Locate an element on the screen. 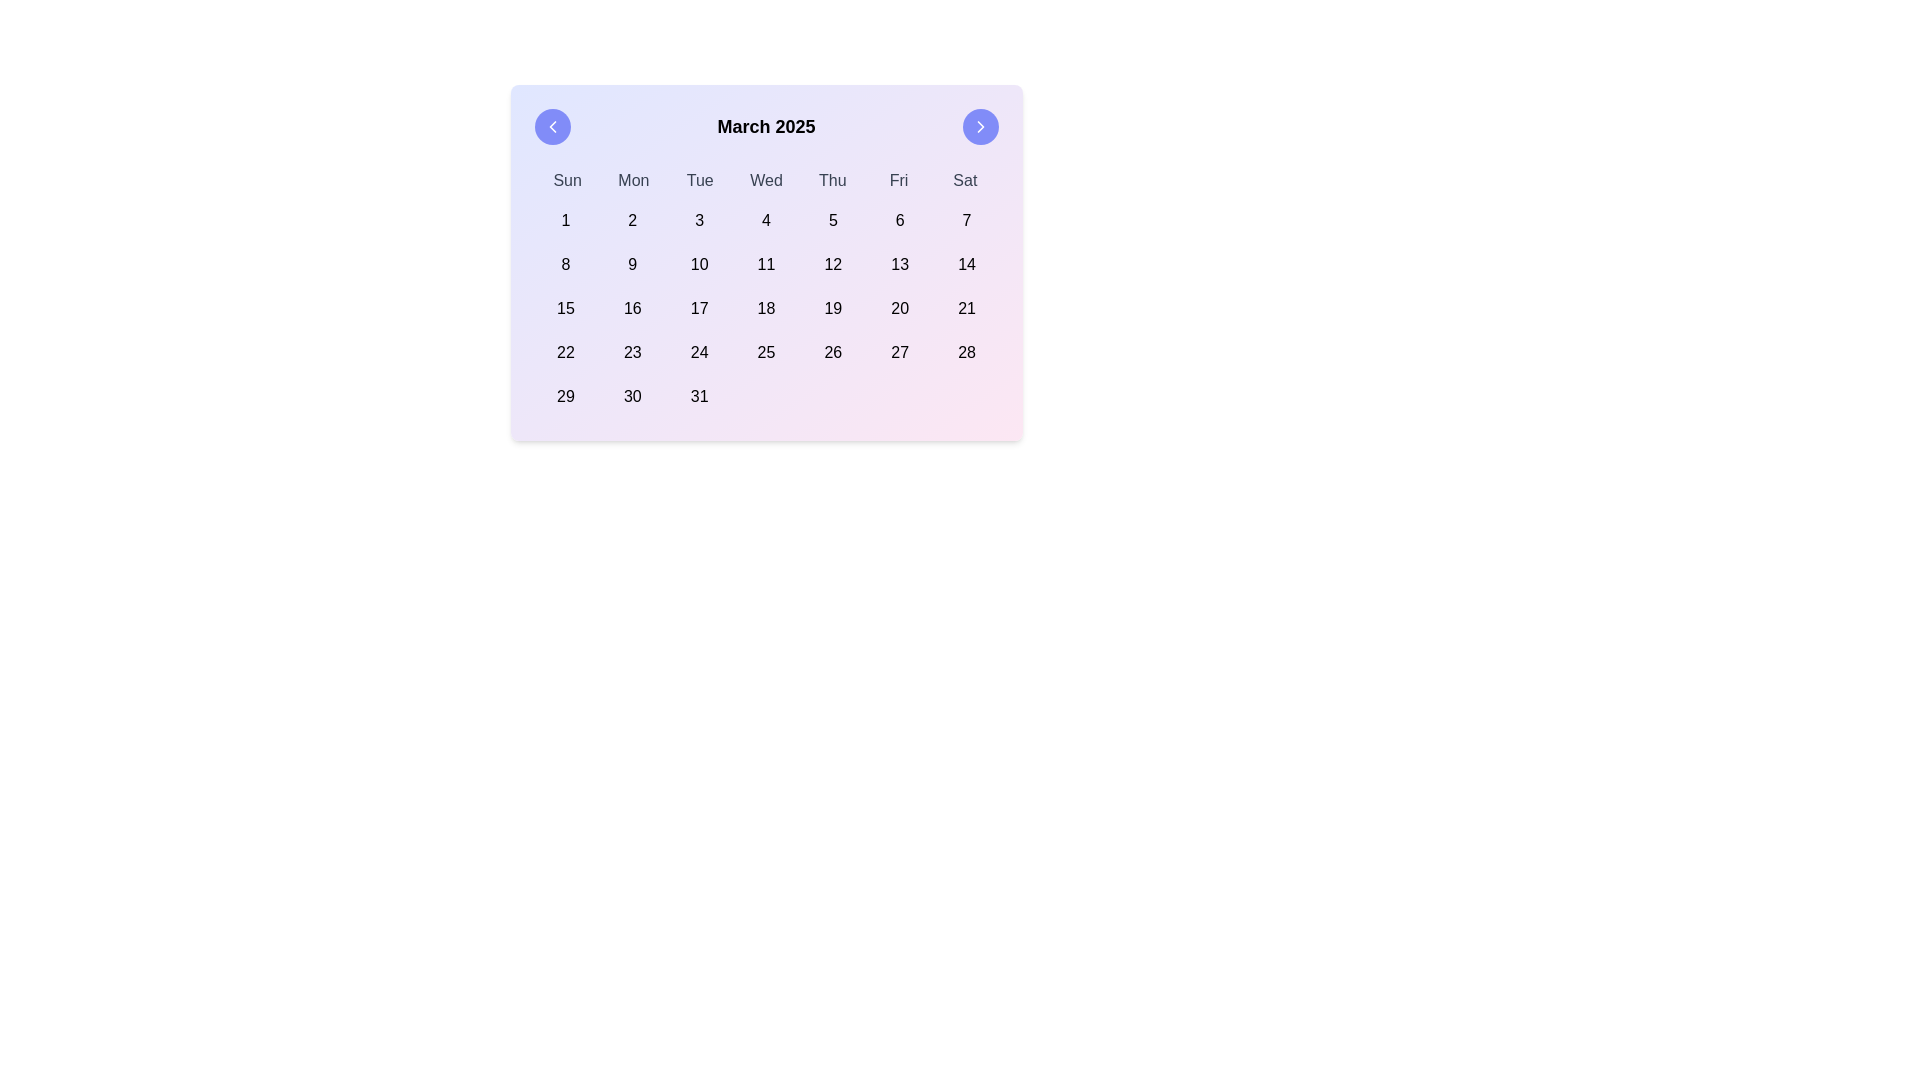 Image resolution: width=1920 pixels, height=1080 pixels. the chevron icon located is located at coordinates (980, 127).